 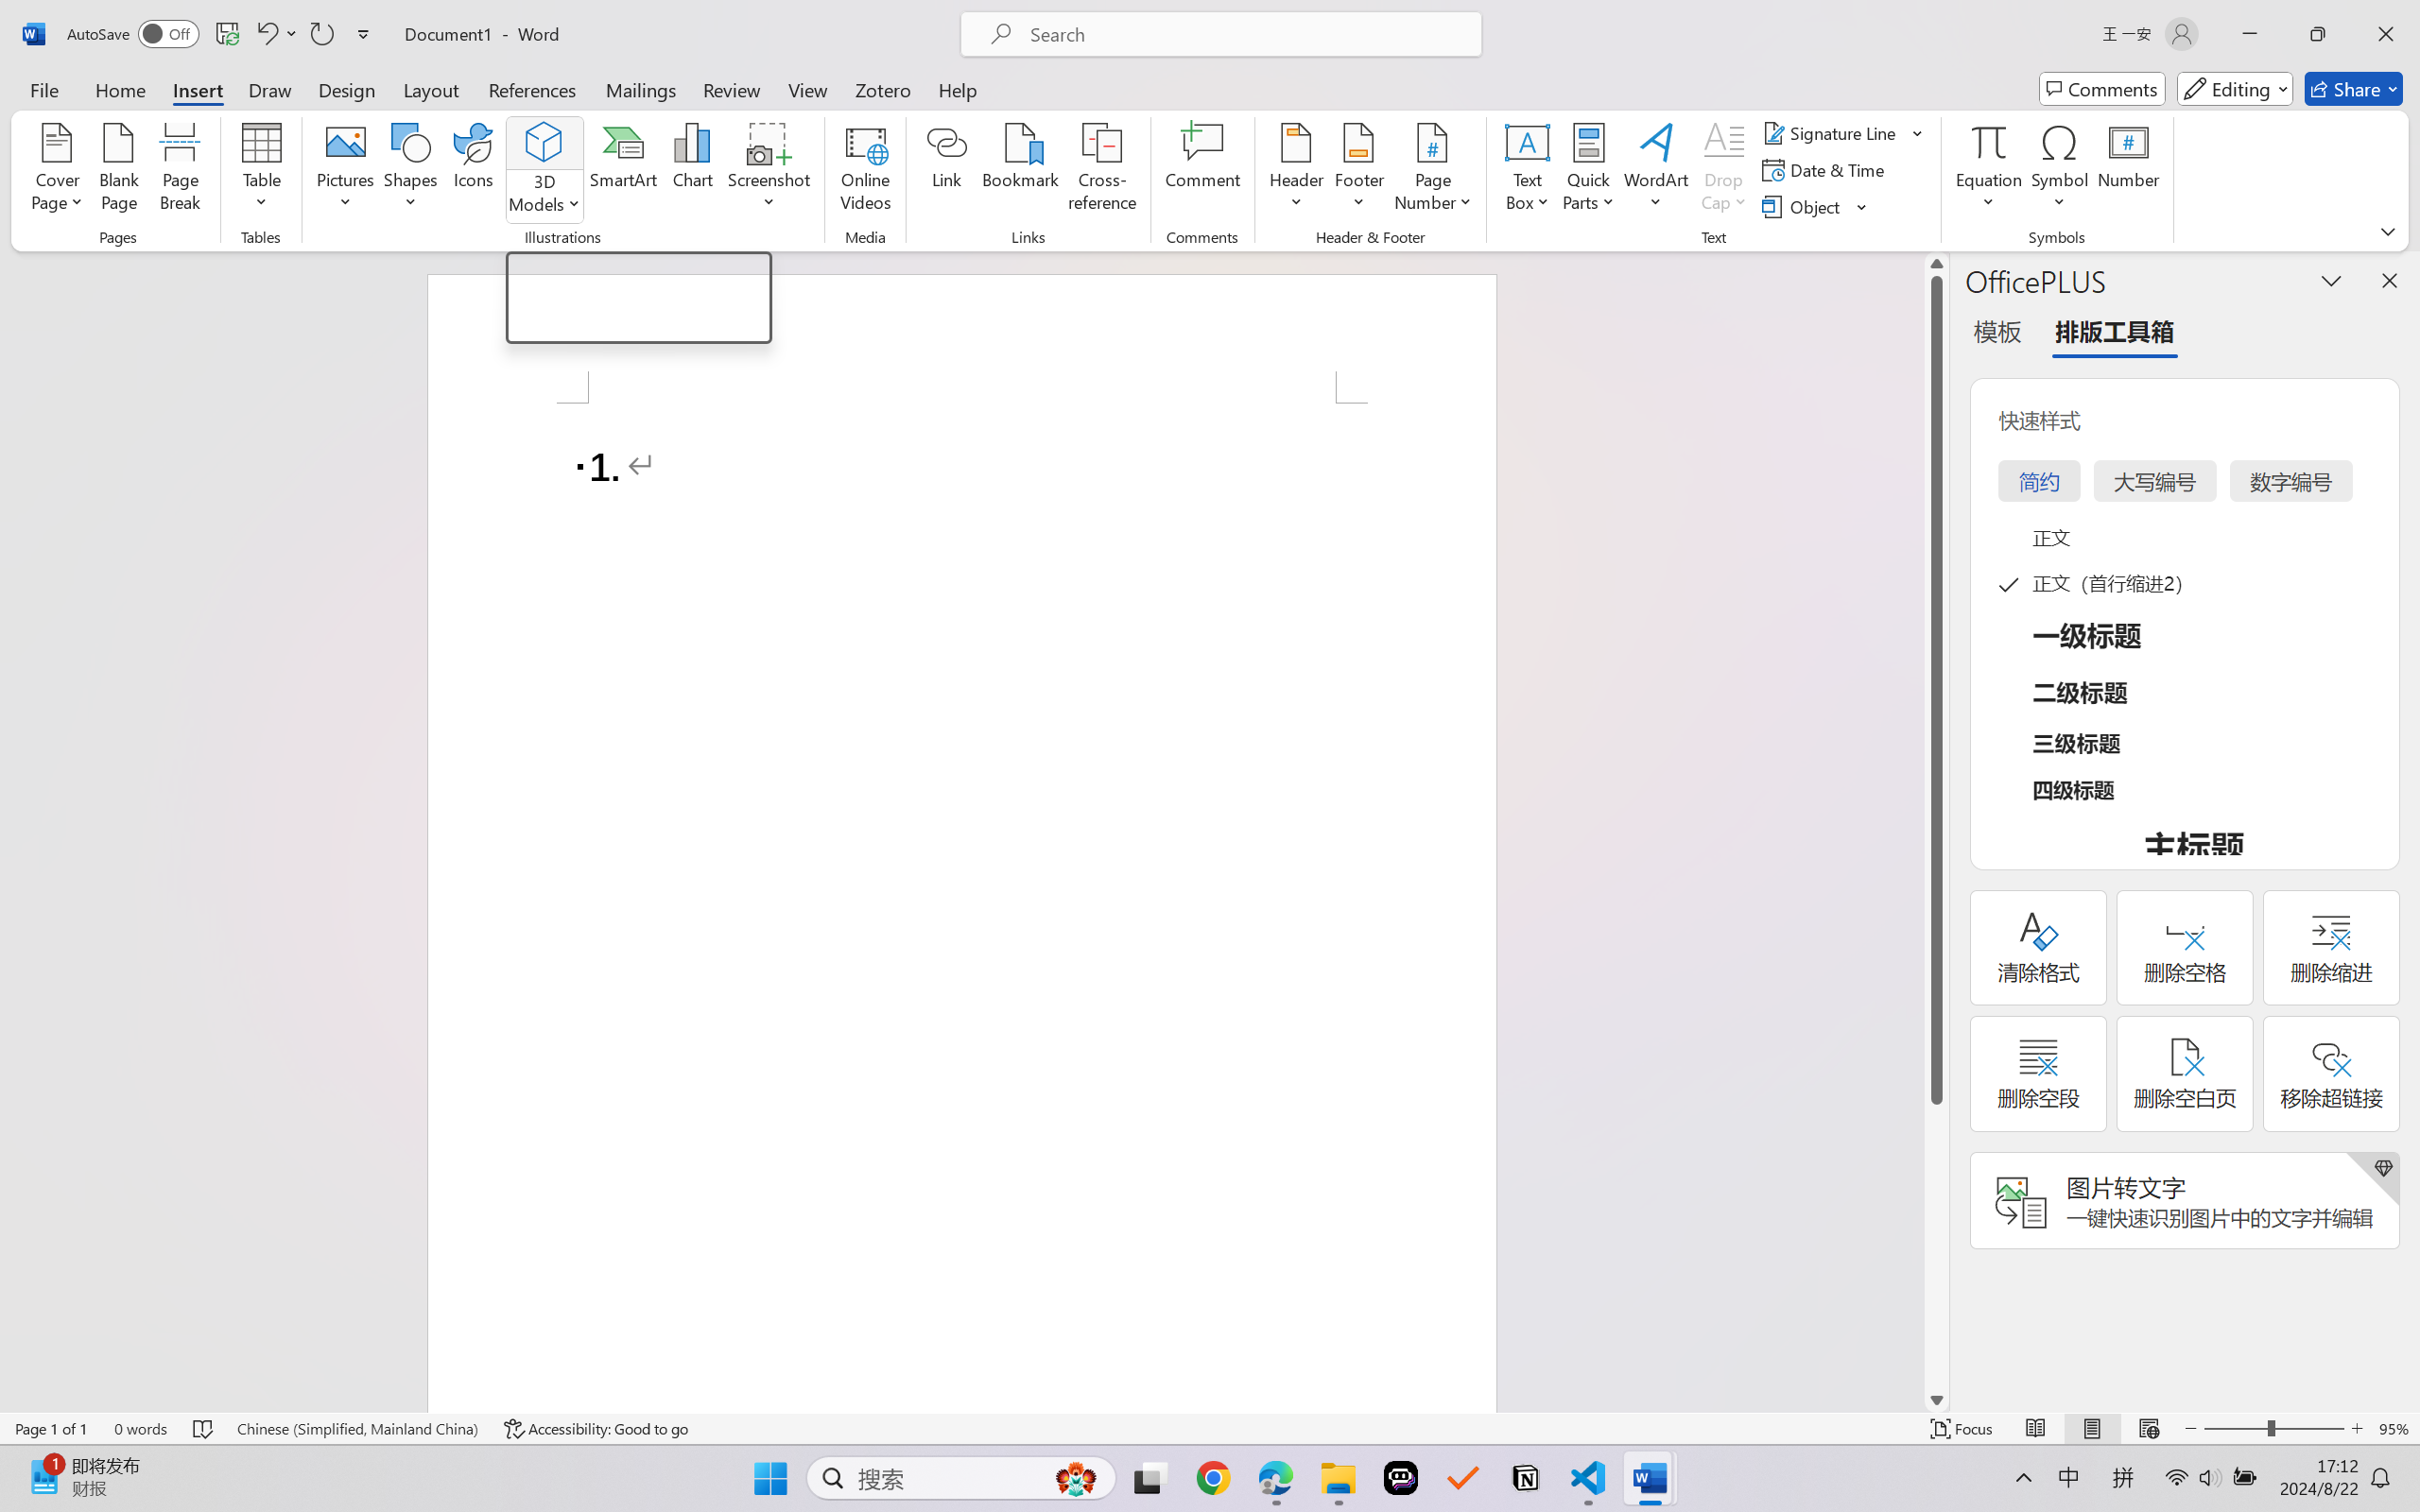 I want to click on 'Online Videos...', so click(x=866, y=170).